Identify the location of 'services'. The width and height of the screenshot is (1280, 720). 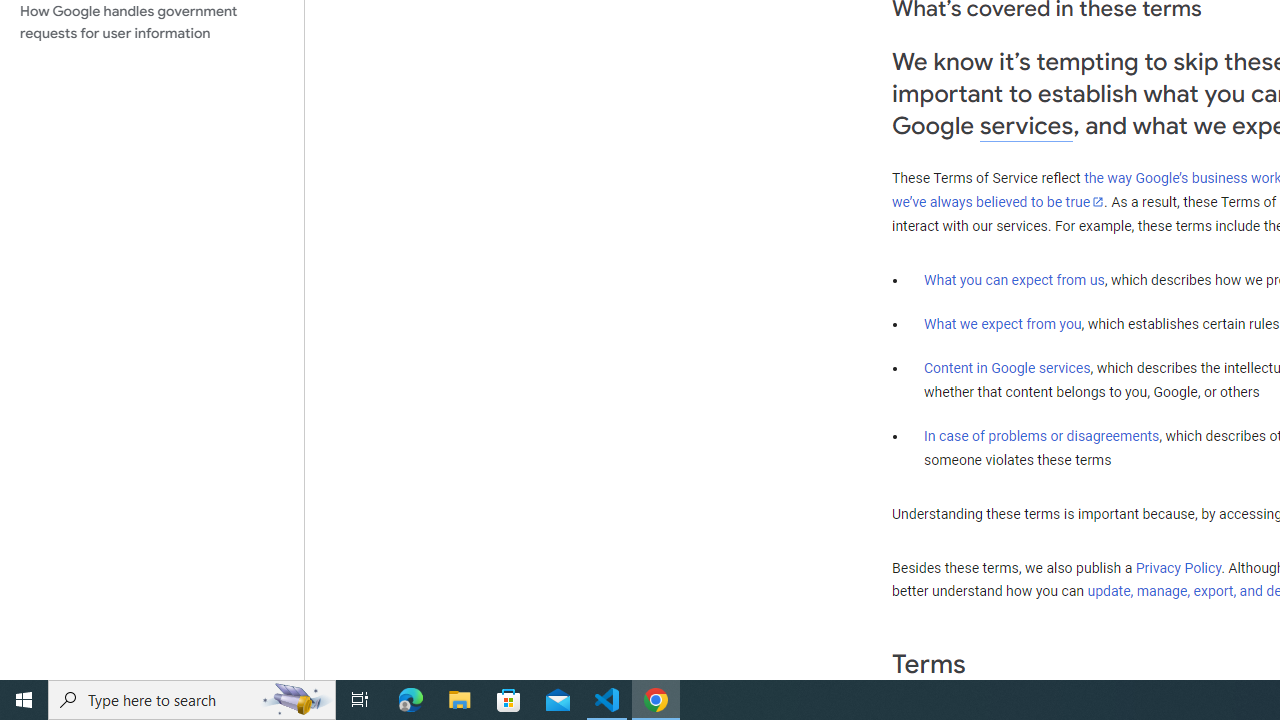
(1026, 125).